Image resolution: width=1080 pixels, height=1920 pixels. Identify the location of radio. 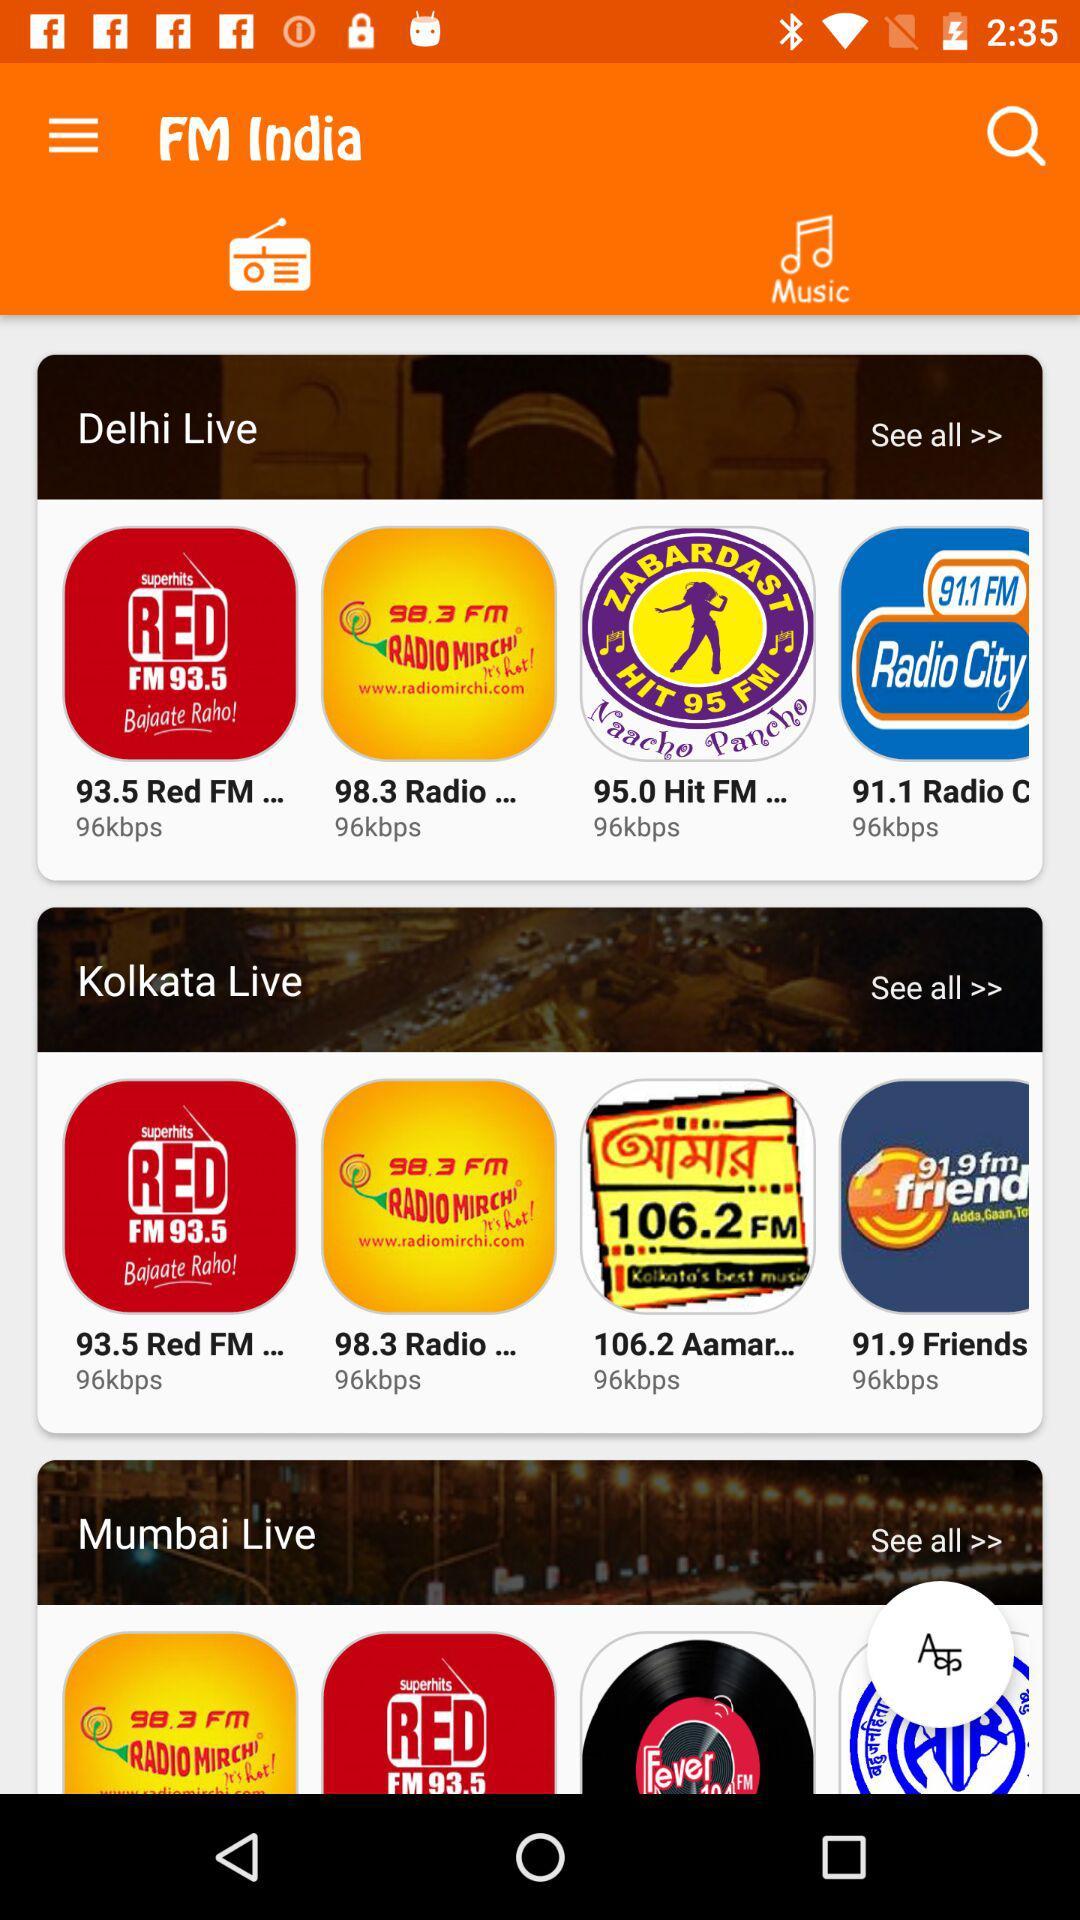
(270, 251).